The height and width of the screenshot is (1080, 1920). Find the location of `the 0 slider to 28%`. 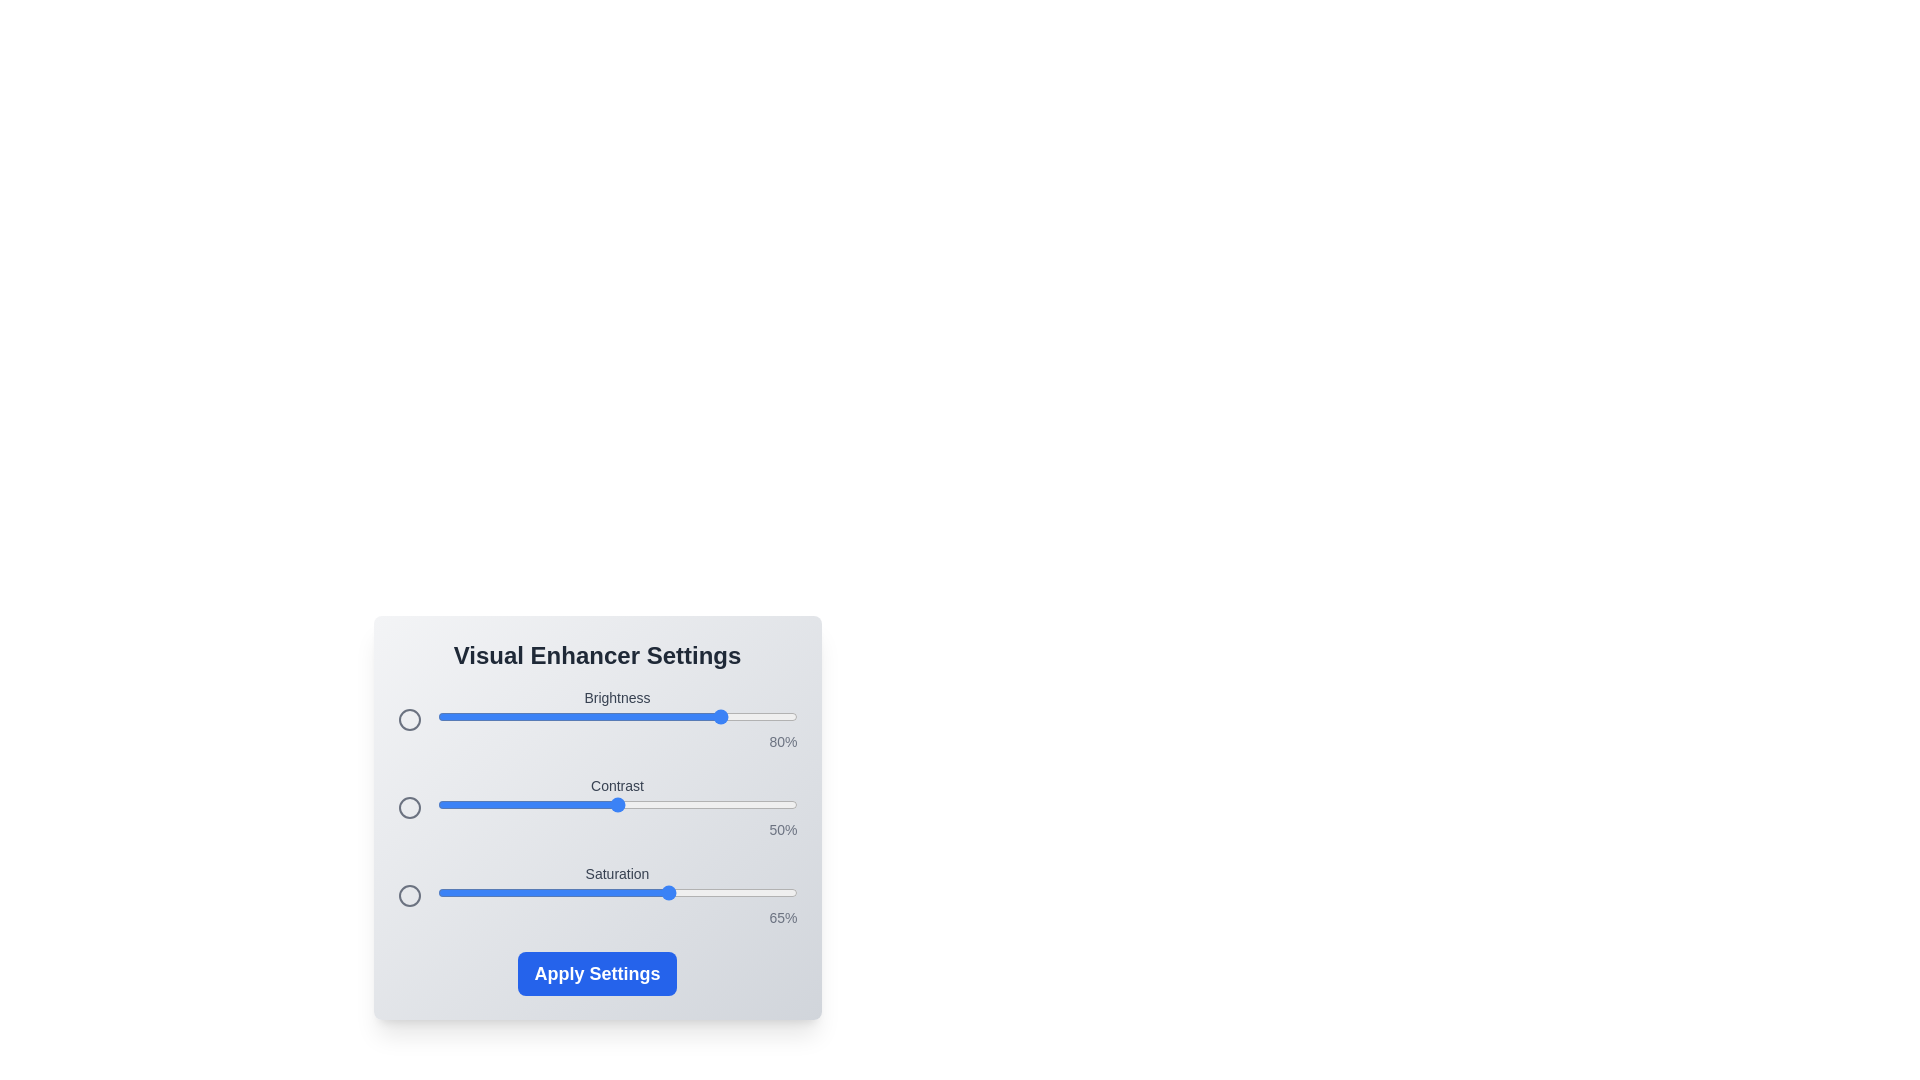

the 0 slider to 28% is located at coordinates (538, 716).